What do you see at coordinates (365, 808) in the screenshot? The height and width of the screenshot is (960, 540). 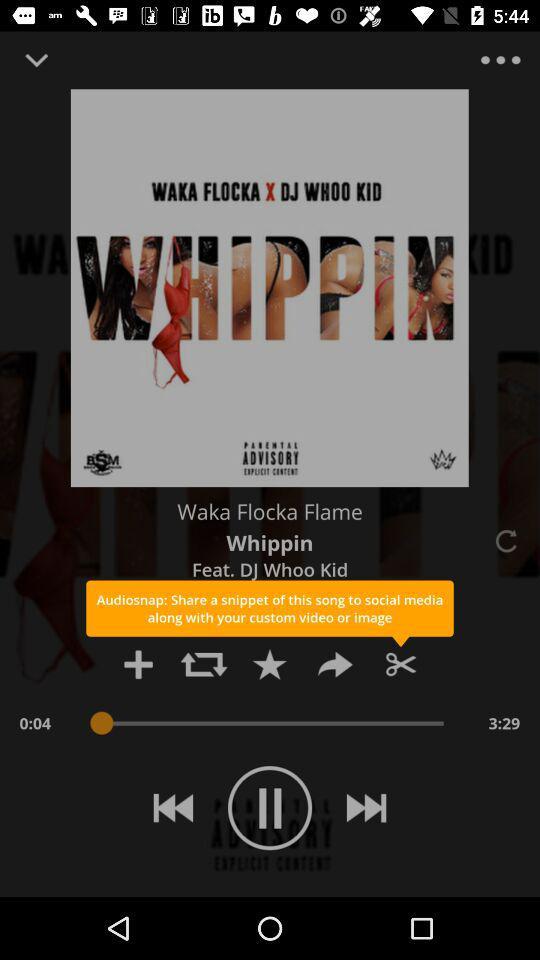 I see `the skip_next icon` at bounding box center [365, 808].